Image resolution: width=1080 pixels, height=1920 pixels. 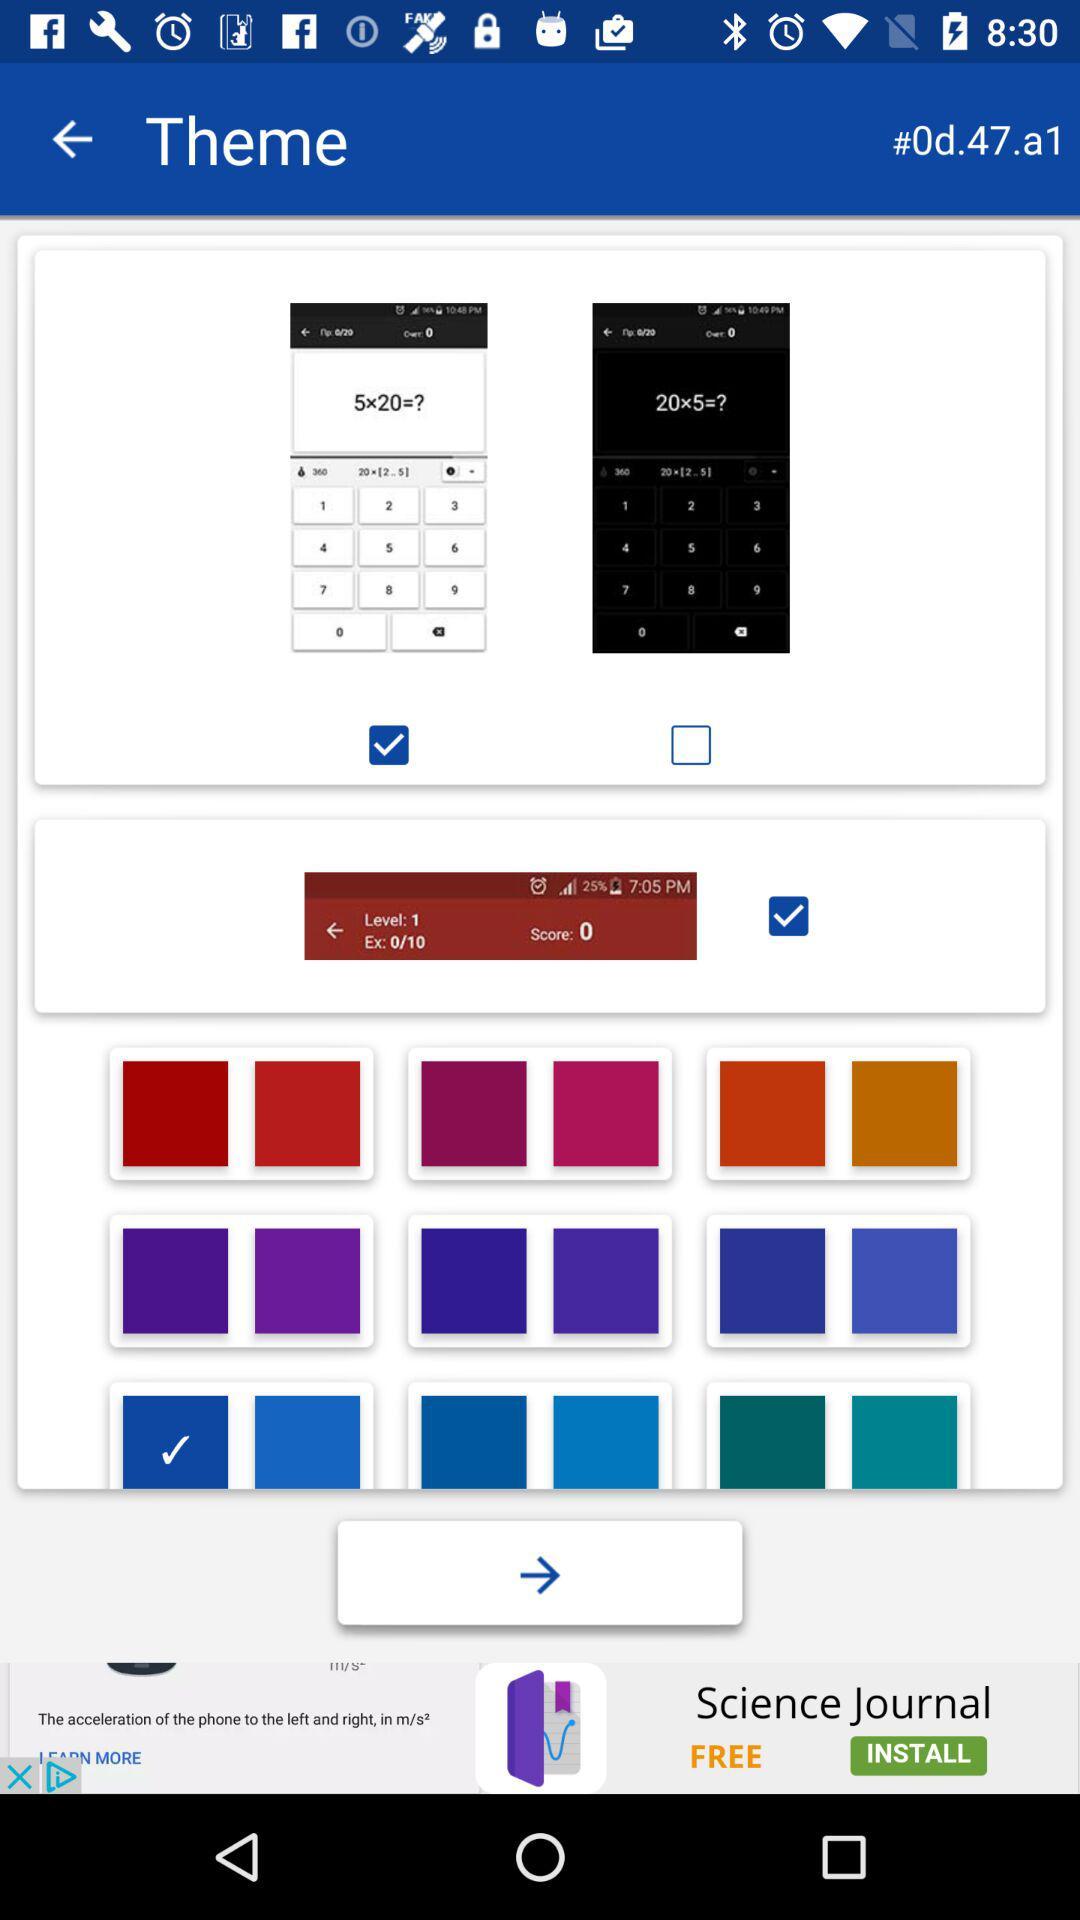 I want to click on choose color, so click(x=174, y=1281).